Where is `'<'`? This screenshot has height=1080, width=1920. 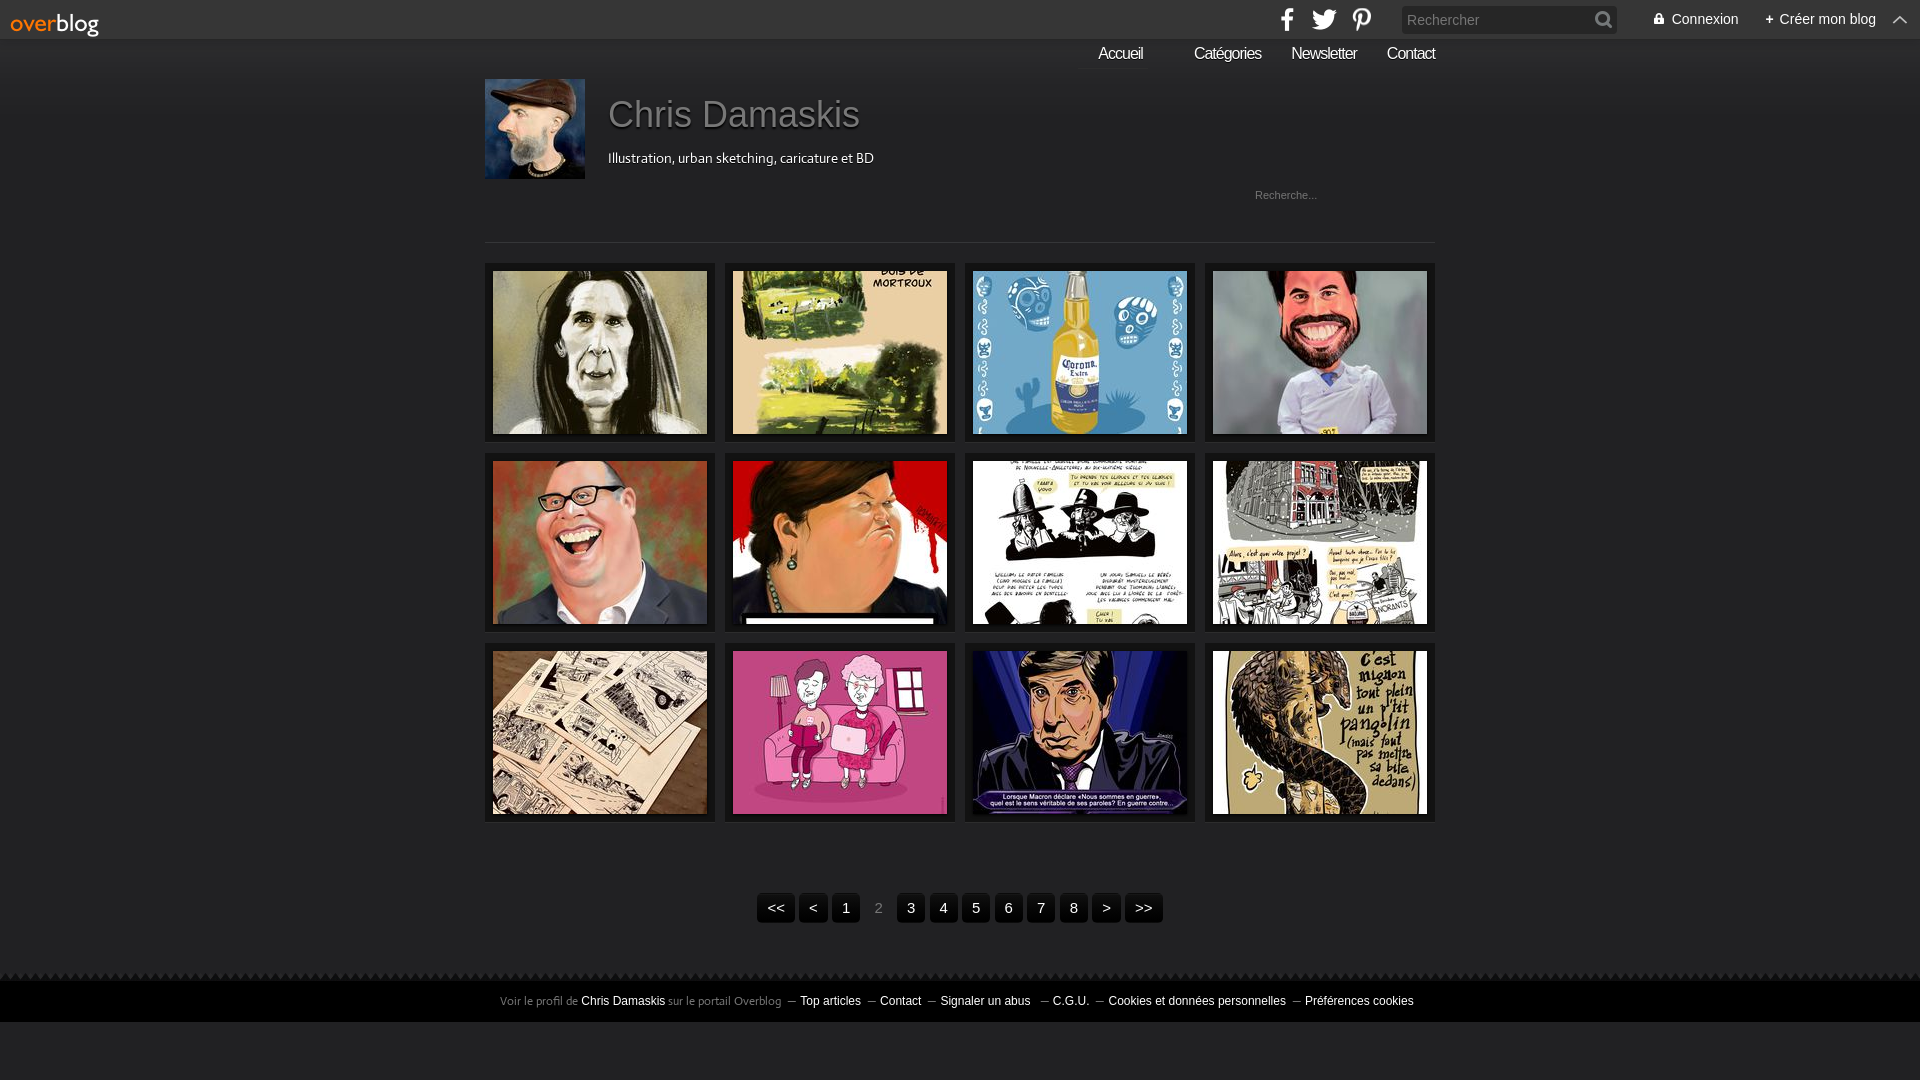
'<' is located at coordinates (813, 907).